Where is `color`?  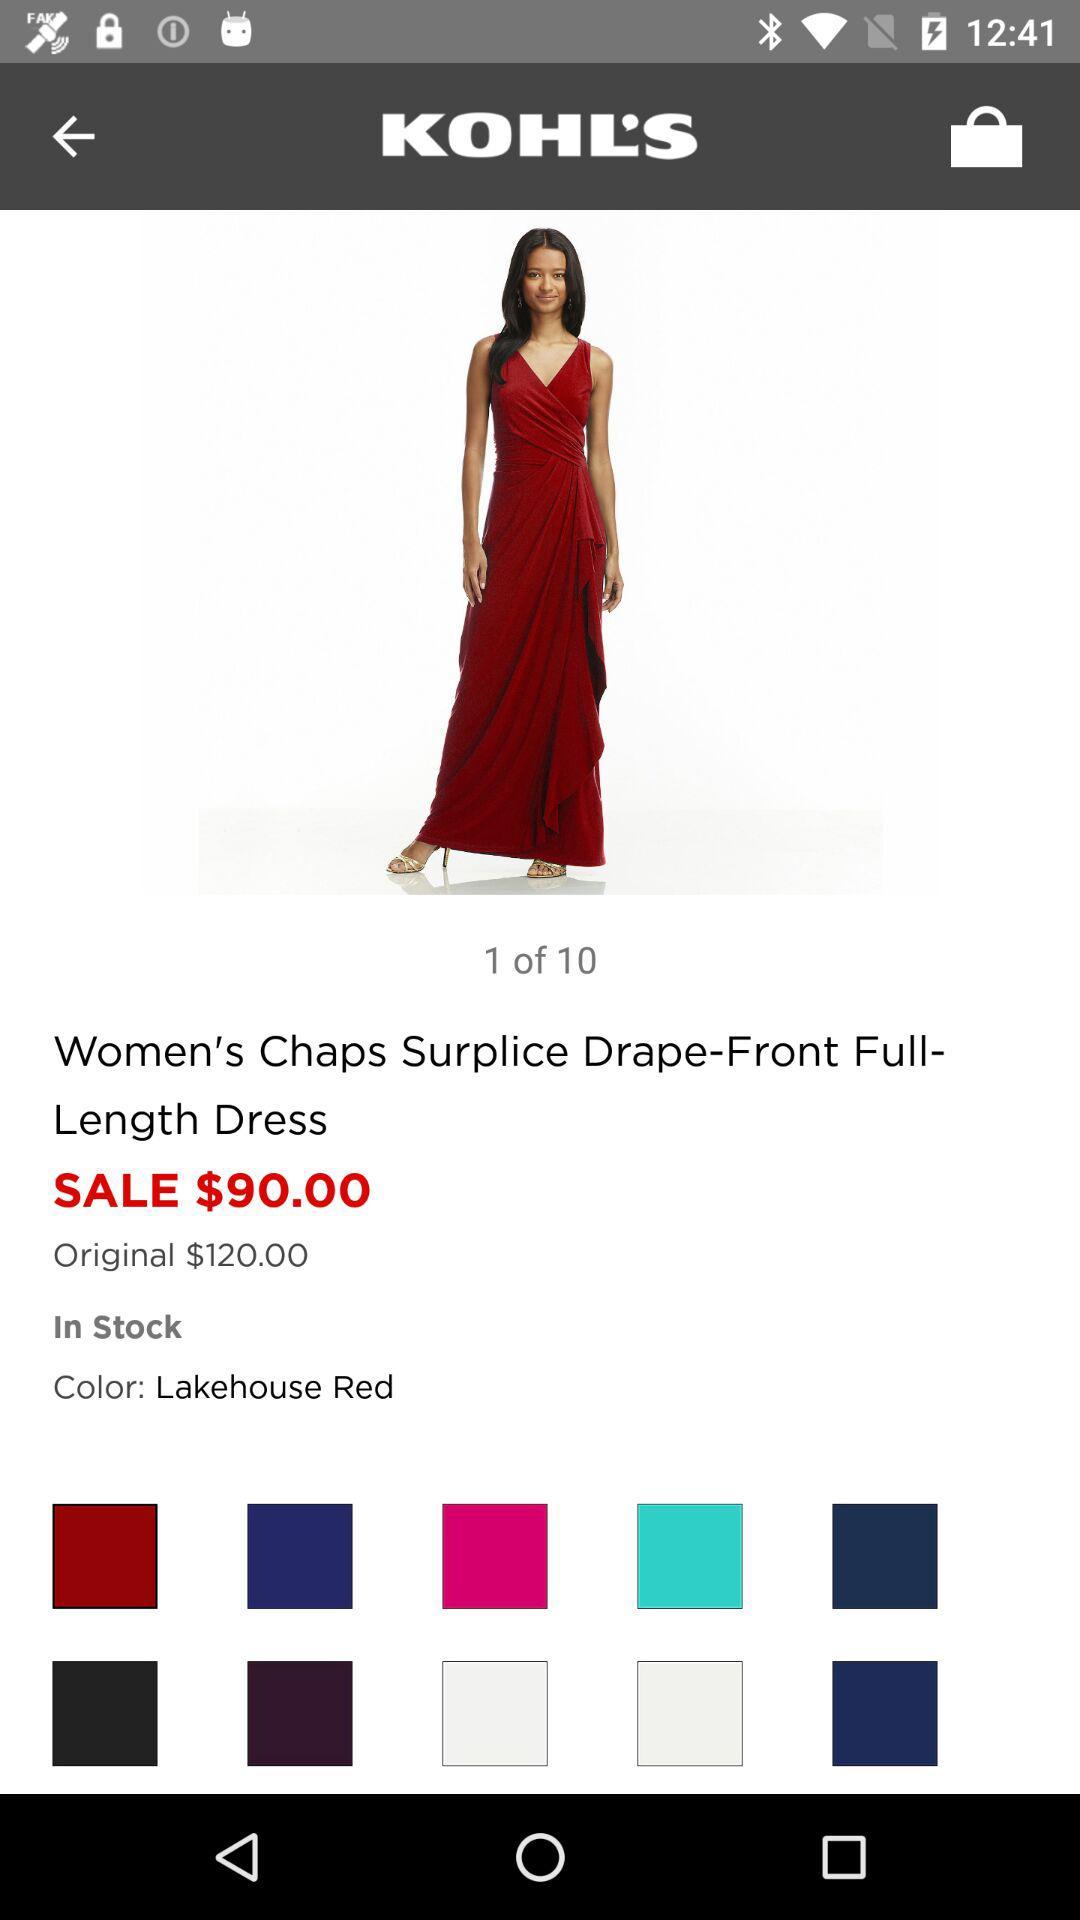
color is located at coordinates (104, 1555).